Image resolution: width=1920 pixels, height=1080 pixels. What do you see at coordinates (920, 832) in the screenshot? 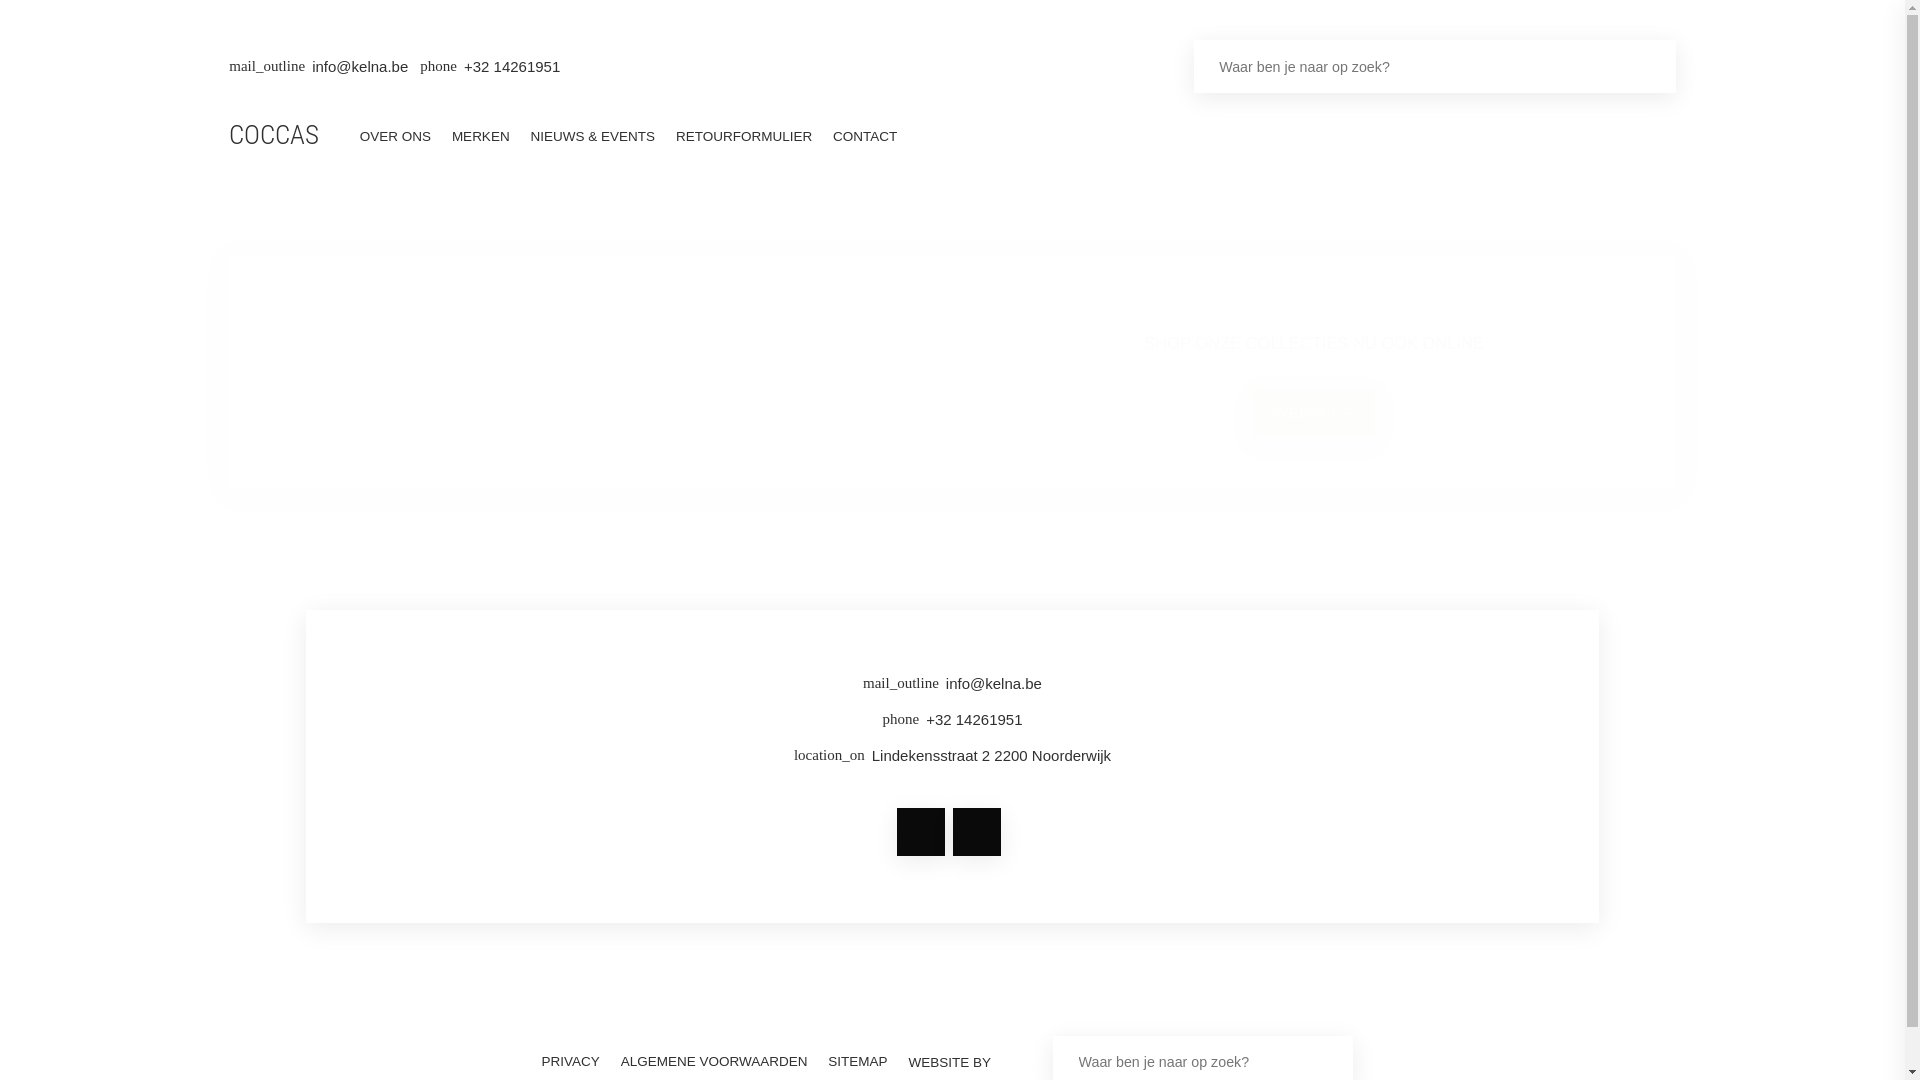
I see `'COCCAS Facebook'` at bounding box center [920, 832].